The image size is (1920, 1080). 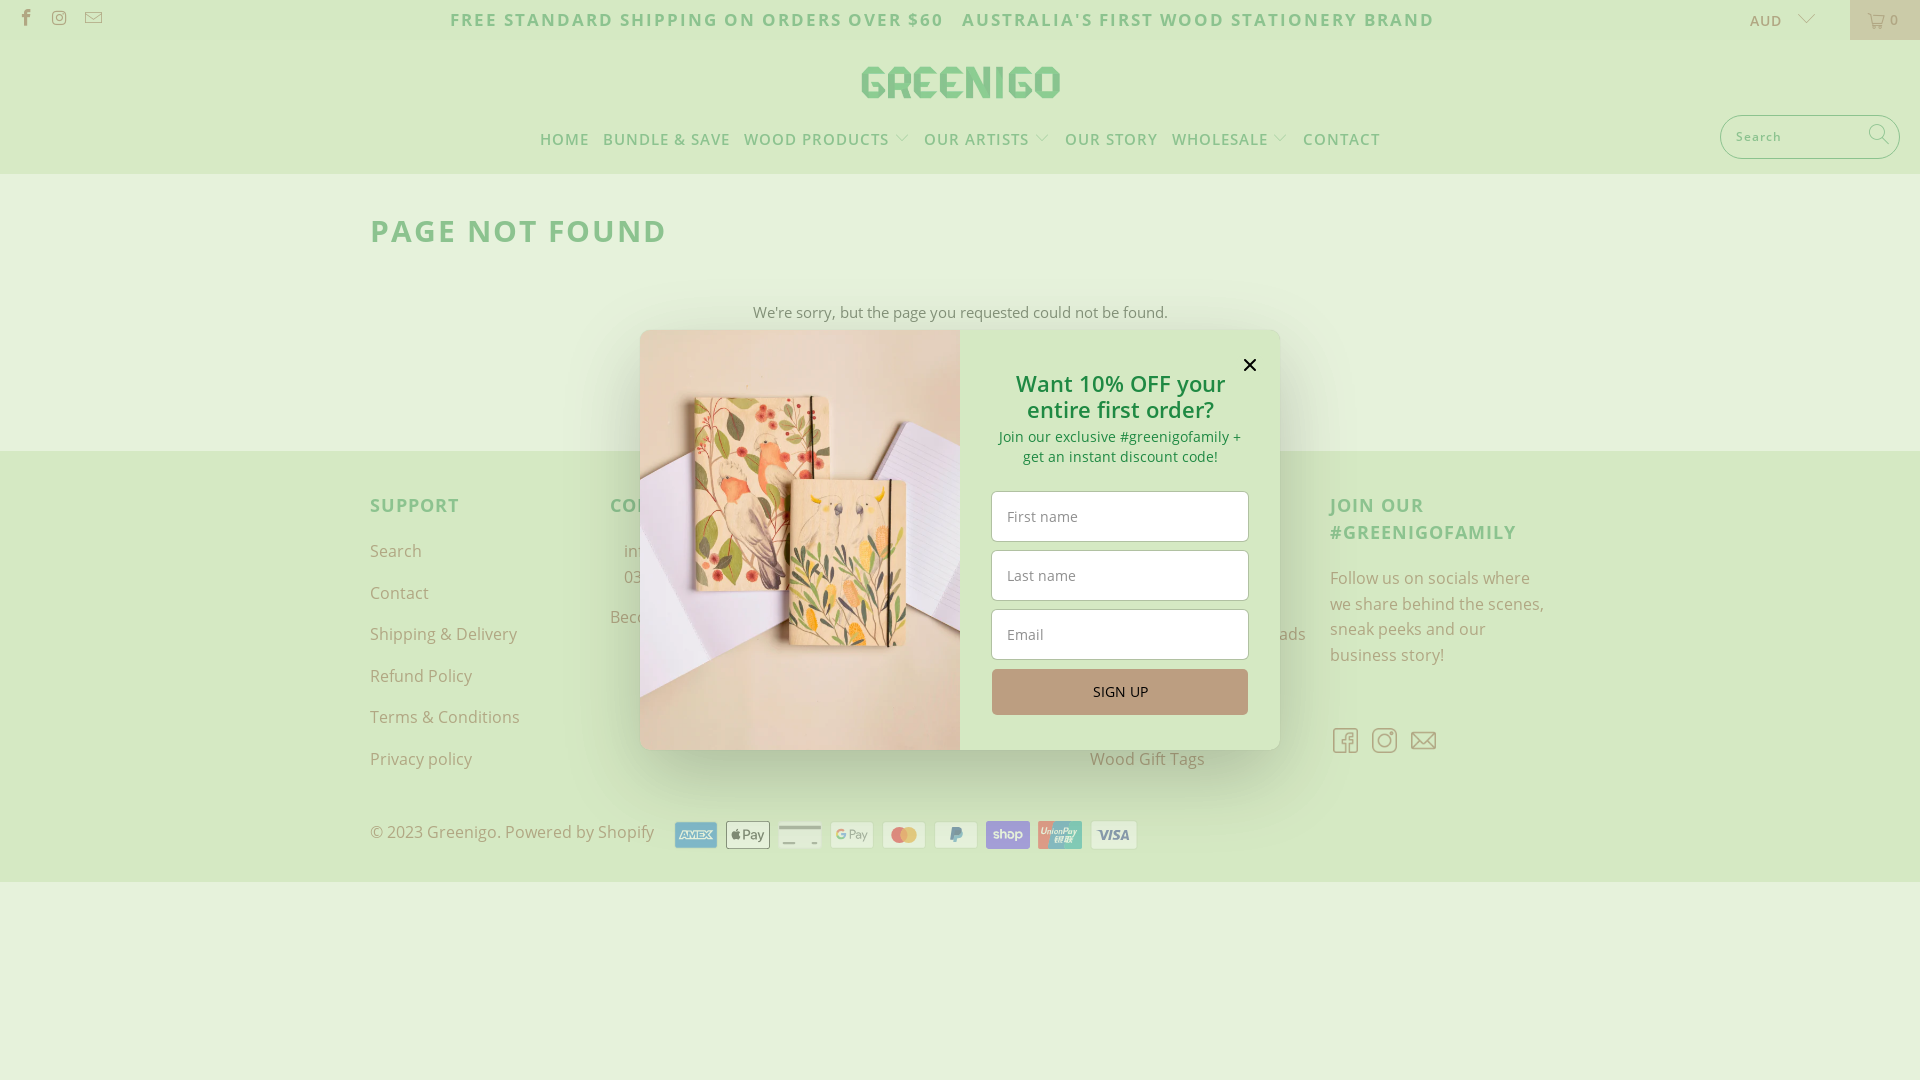 What do you see at coordinates (444, 716) in the screenshot?
I see `'Terms & Conditions'` at bounding box center [444, 716].